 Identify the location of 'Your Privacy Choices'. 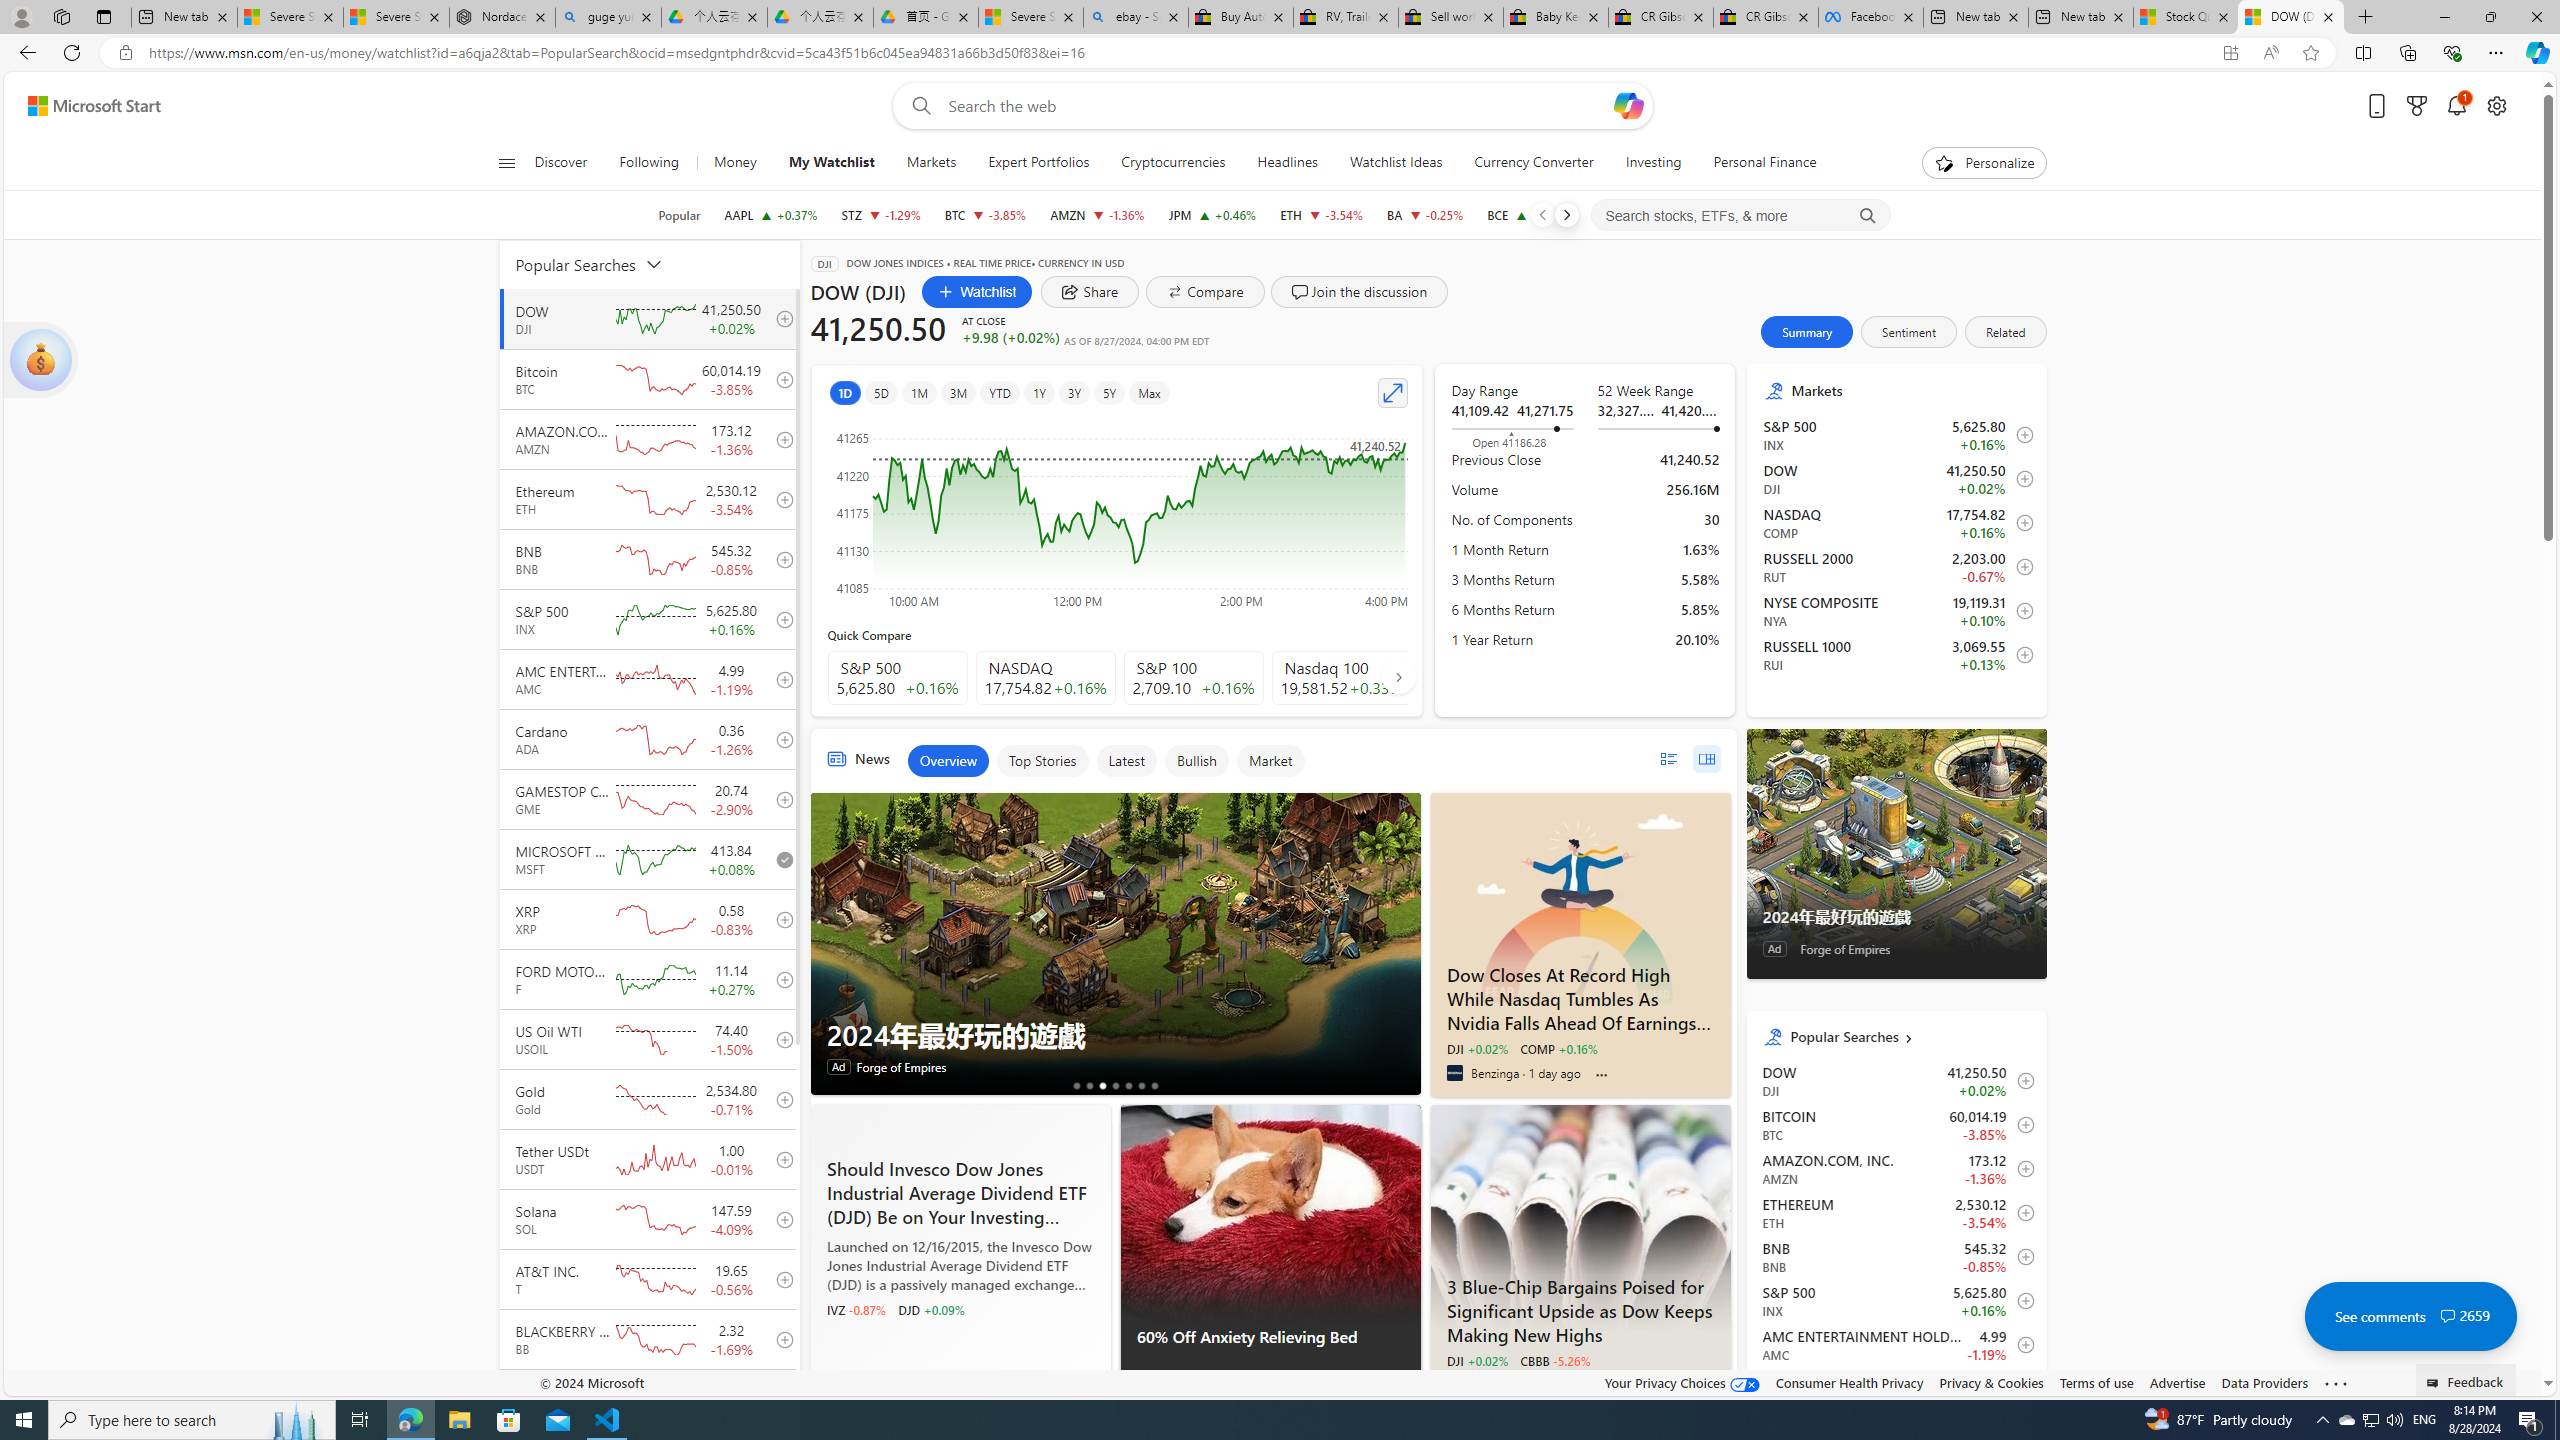
(1683, 1382).